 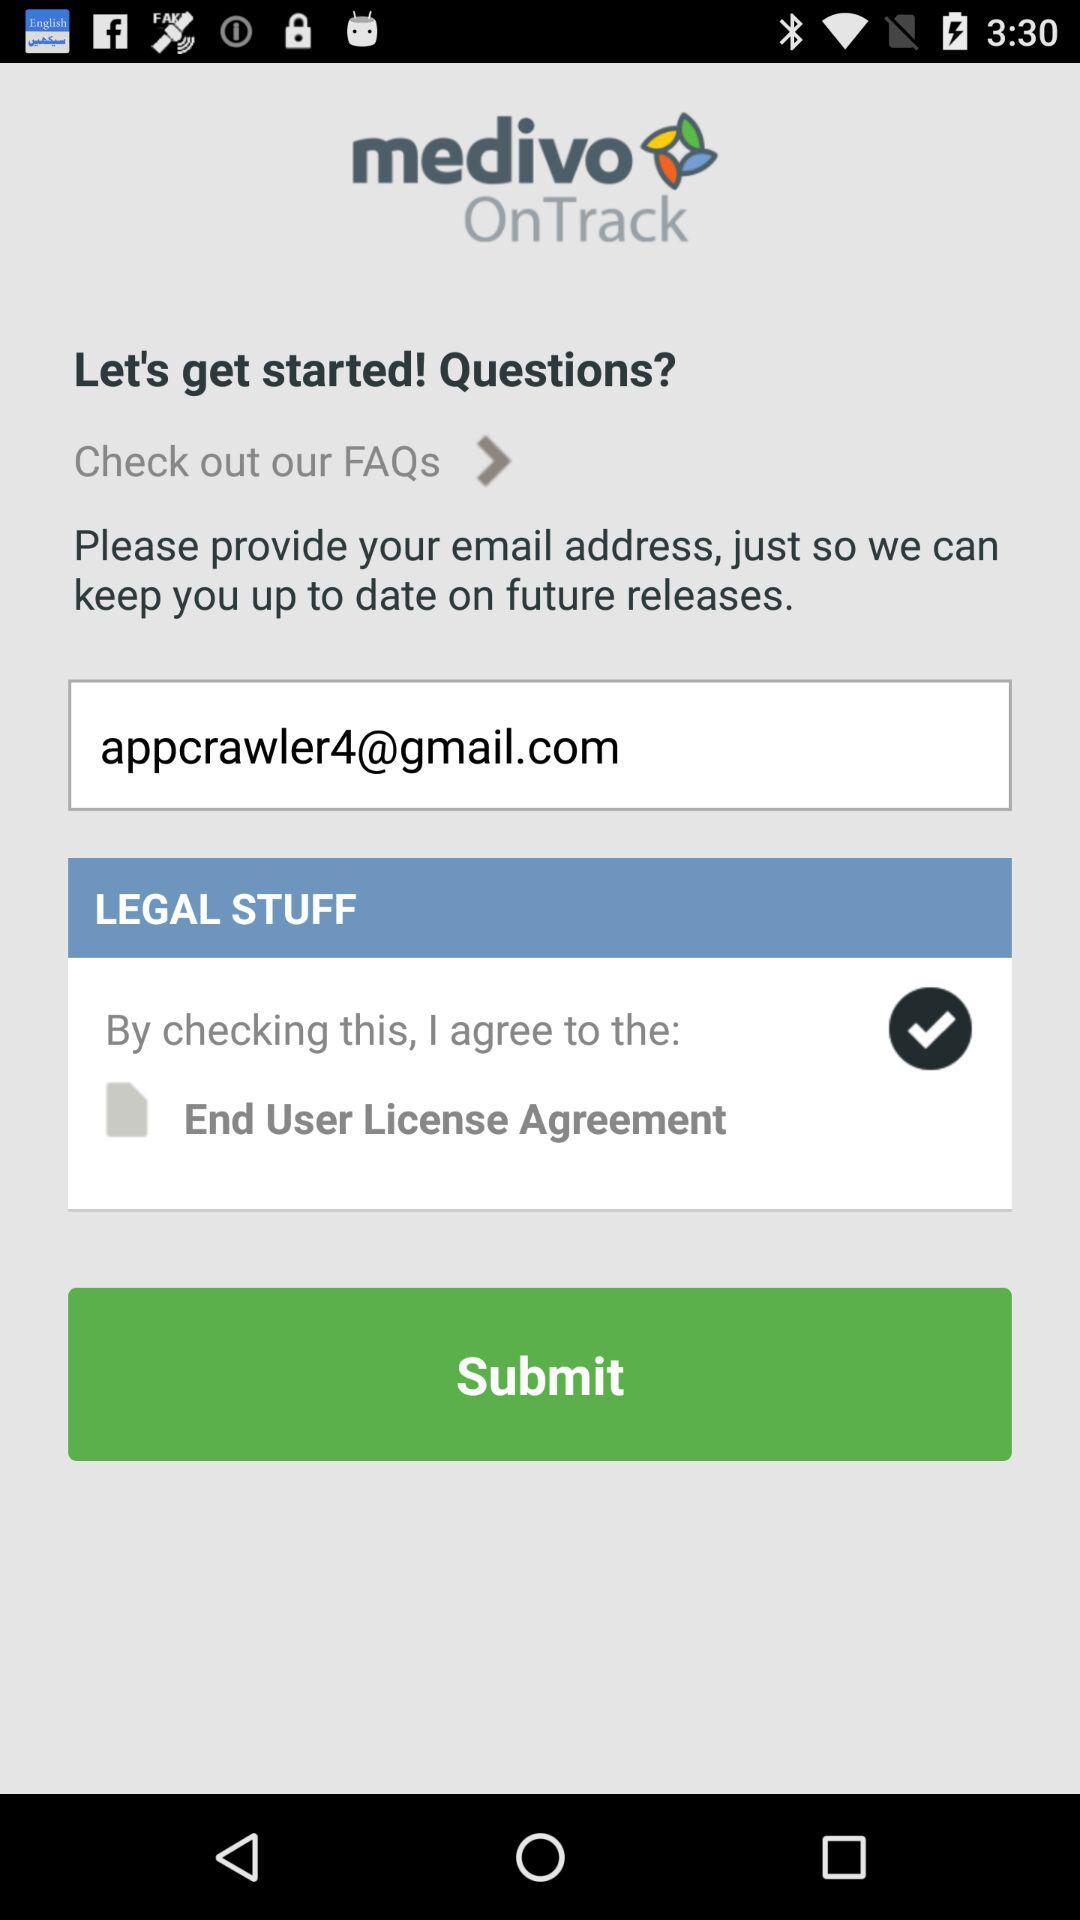 I want to click on agree to terms, so click(x=930, y=1028).